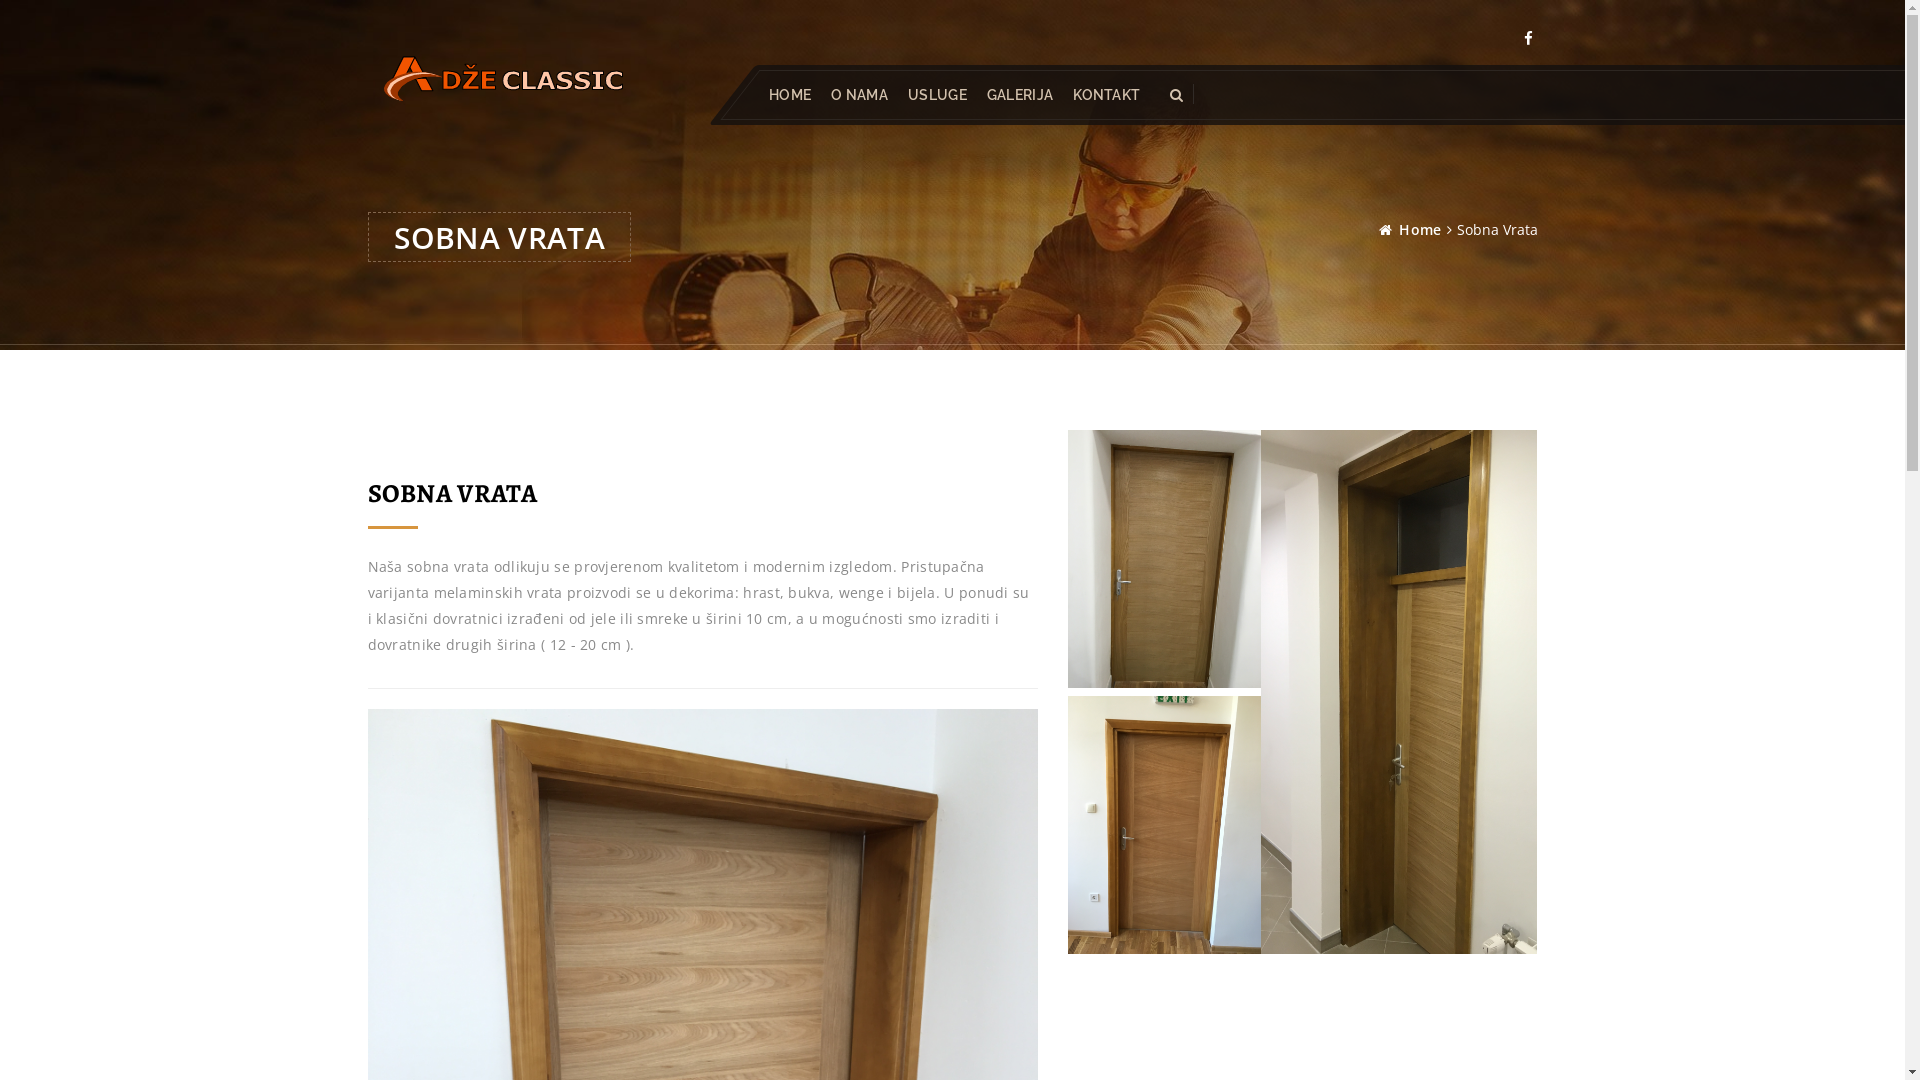  Describe the element at coordinates (787, 95) in the screenshot. I see `'HOME'` at that location.